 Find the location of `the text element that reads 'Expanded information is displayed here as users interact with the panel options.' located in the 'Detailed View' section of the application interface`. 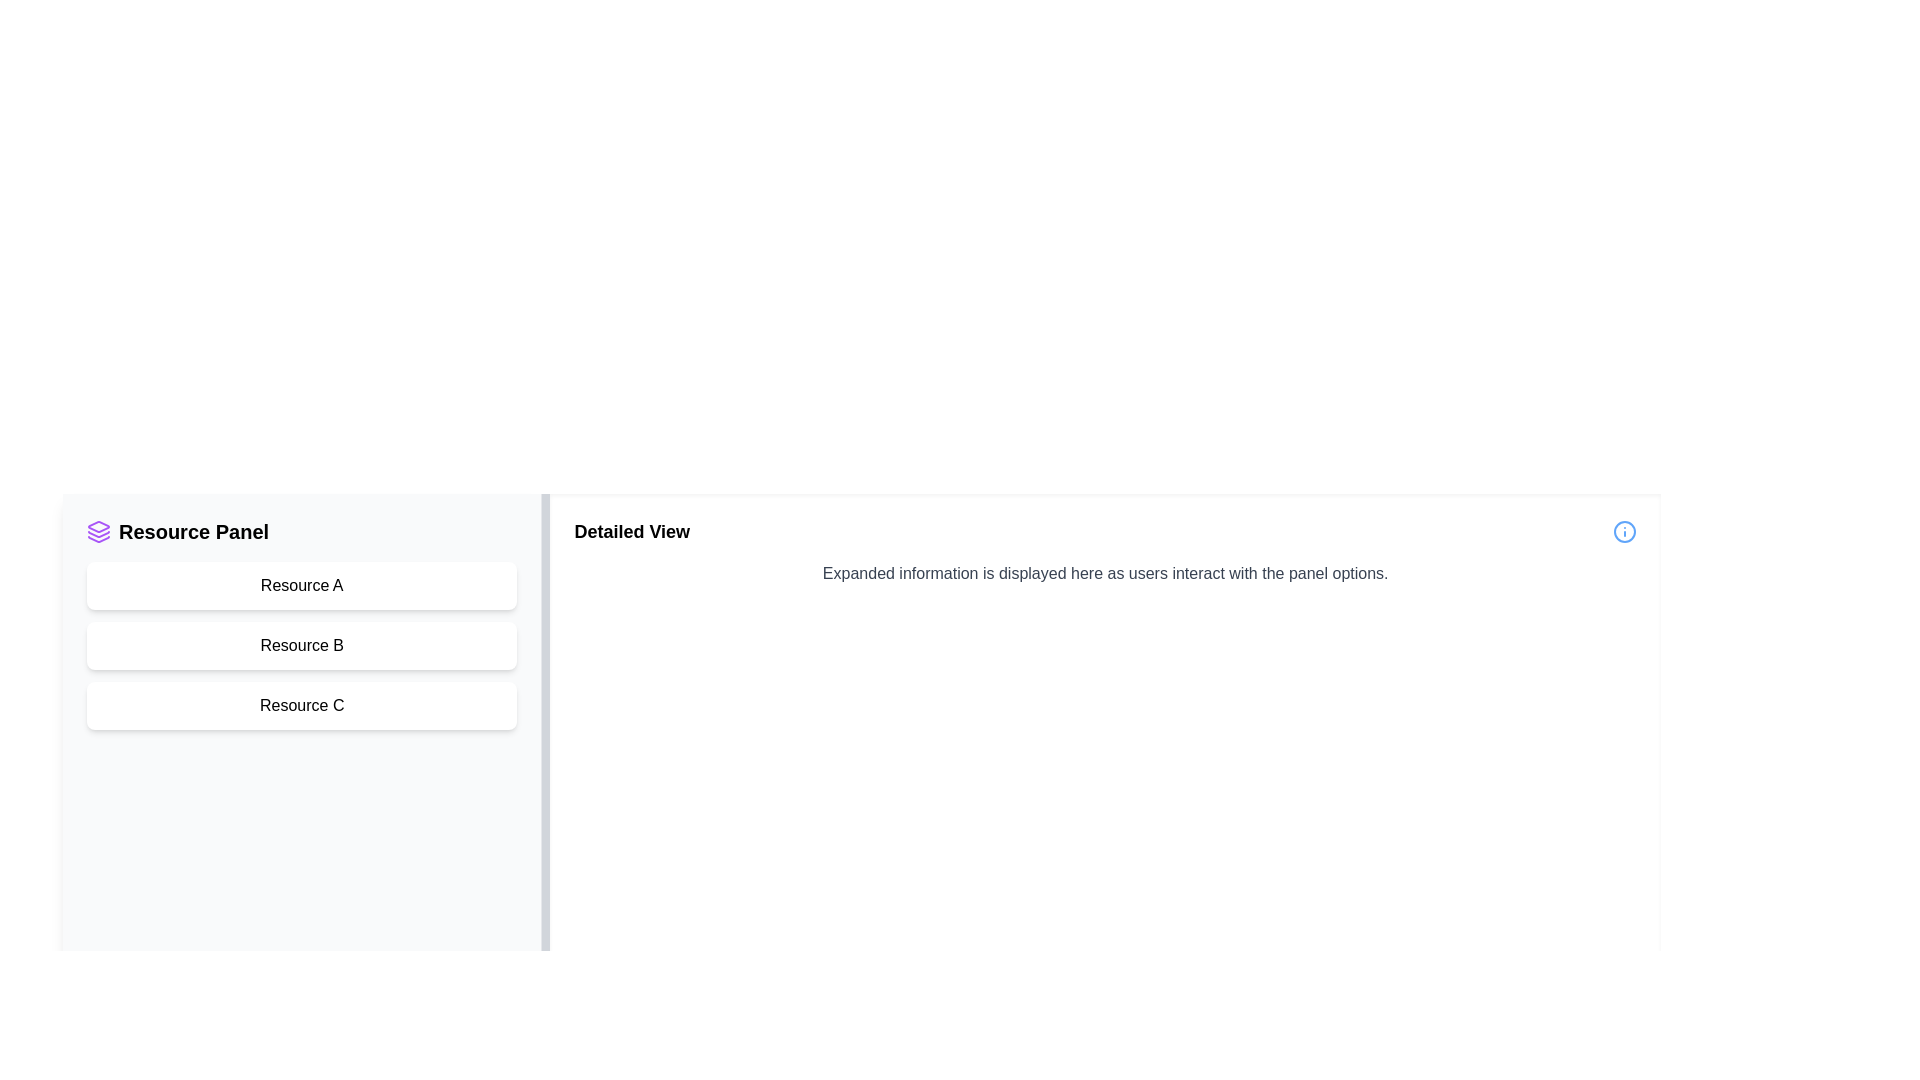

the text element that reads 'Expanded information is displayed here as users interact with the panel options.' located in the 'Detailed View' section of the application interface is located at coordinates (1104, 574).